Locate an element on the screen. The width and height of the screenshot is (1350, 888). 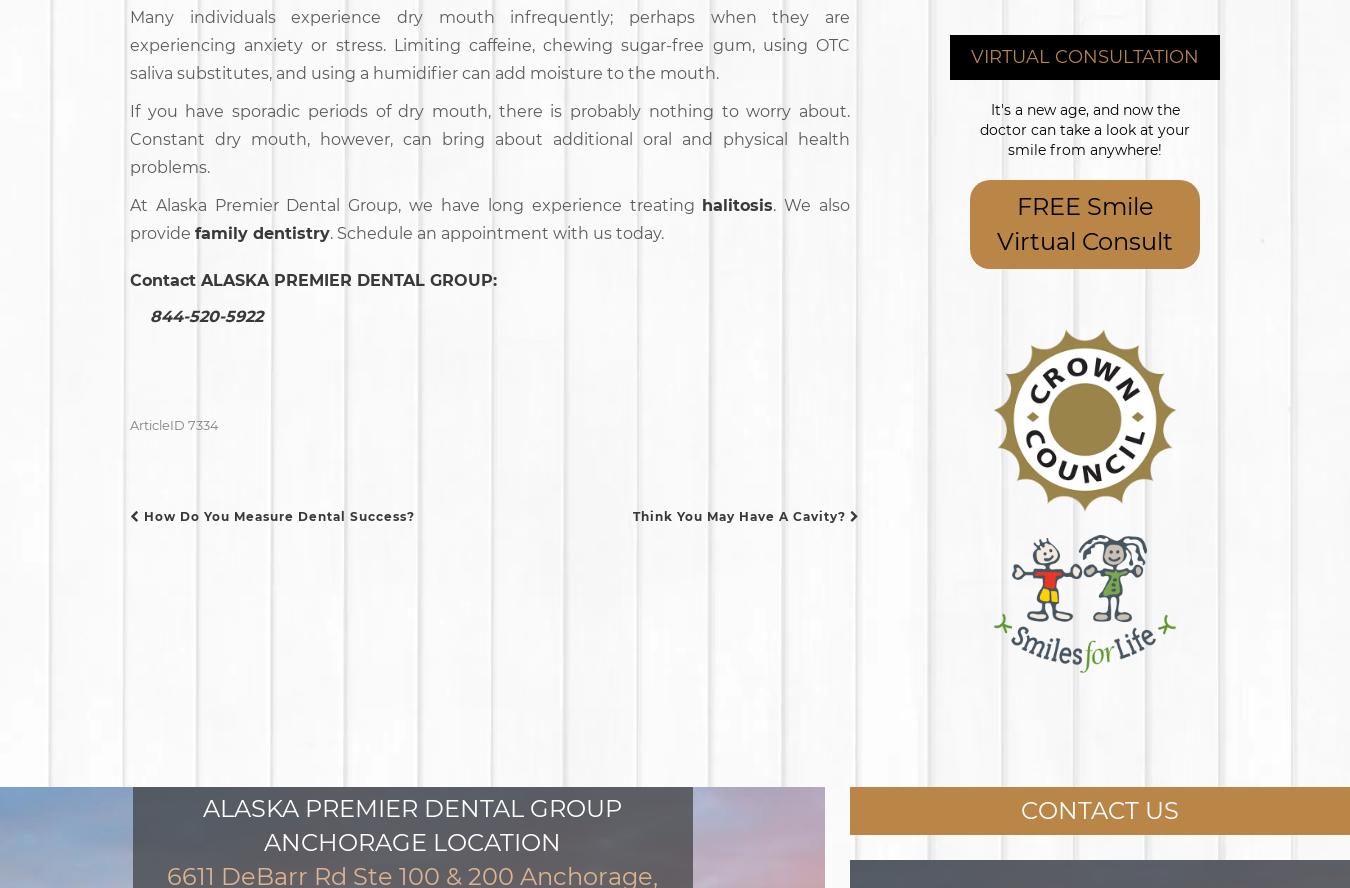
'FREE Smile Virtual Consult' is located at coordinates (1084, 223).